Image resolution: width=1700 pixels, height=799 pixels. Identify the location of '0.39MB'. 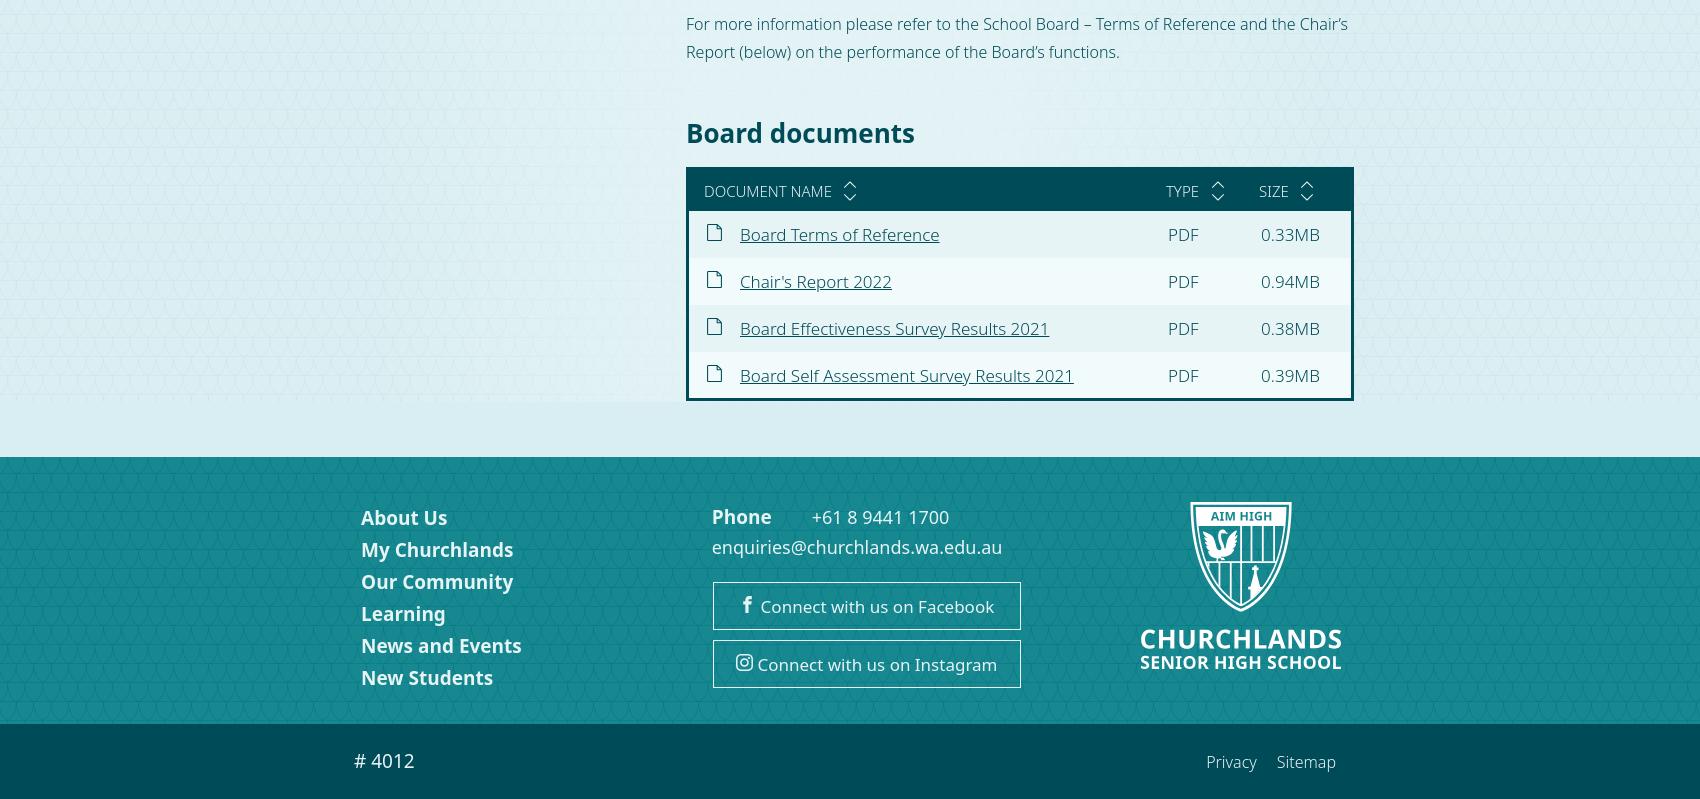
(1289, 374).